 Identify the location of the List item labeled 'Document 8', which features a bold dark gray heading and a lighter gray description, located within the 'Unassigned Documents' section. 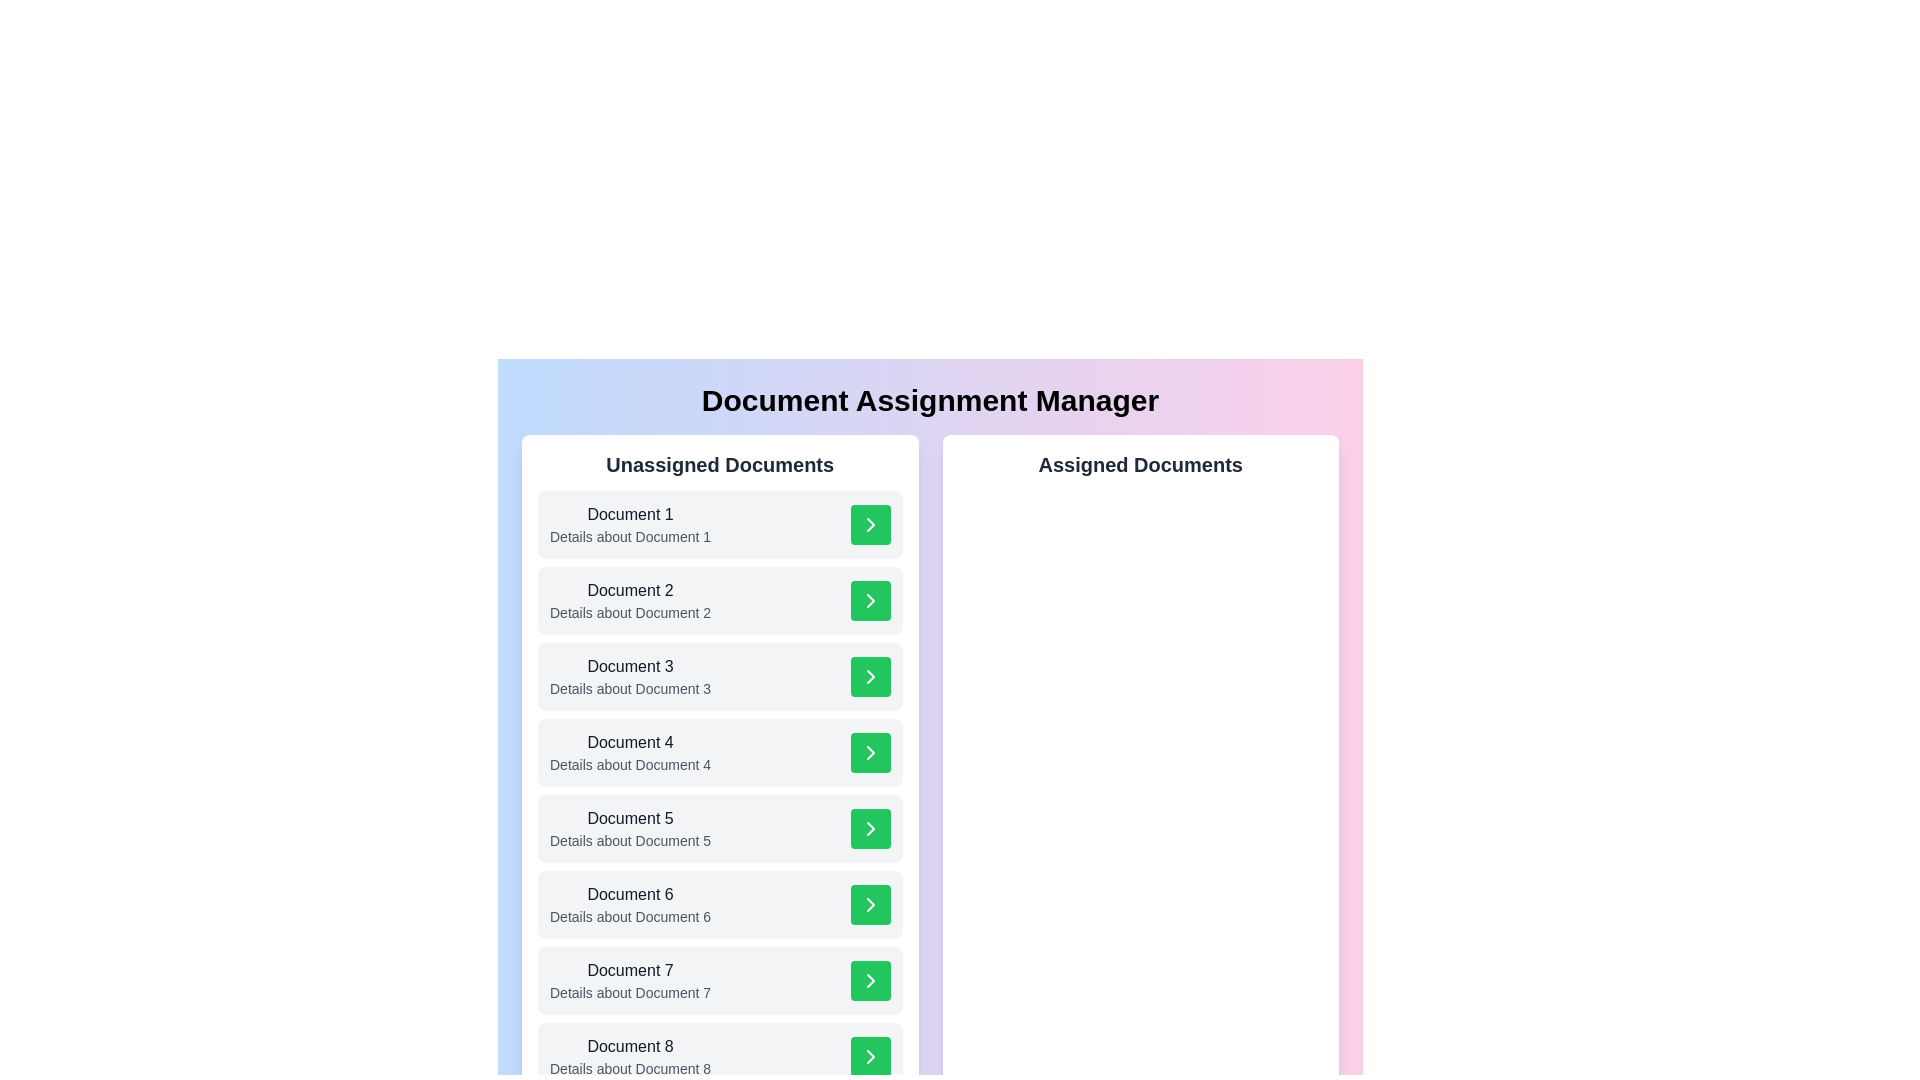
(629, 1055).